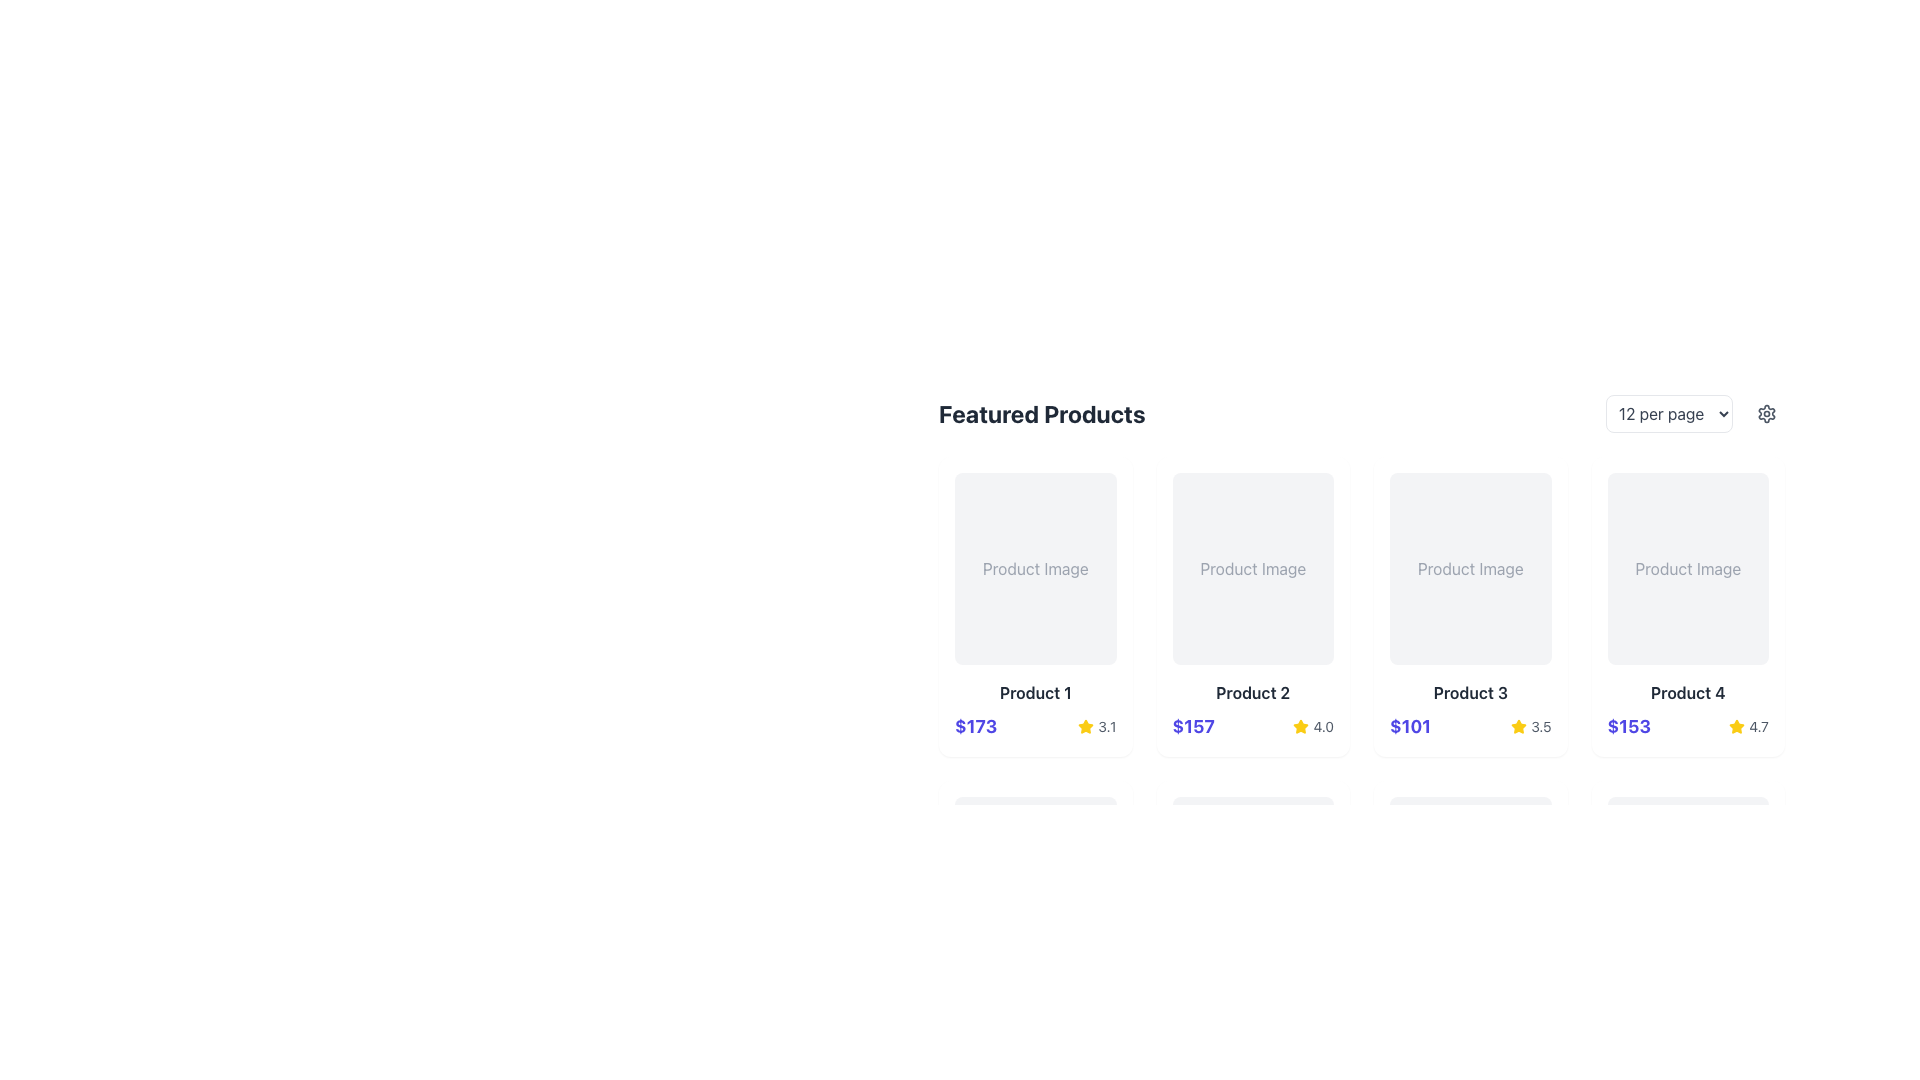 The width and height of the screenshot is (1920, 1080). What do you see at coordinates (1035, 605) in the screenshot?
I see `the product card that displays details including an image, name, price, and rating, located in the first row and first column of the grid beneath 'Featured Products'` at bounding box center [1035, 605].